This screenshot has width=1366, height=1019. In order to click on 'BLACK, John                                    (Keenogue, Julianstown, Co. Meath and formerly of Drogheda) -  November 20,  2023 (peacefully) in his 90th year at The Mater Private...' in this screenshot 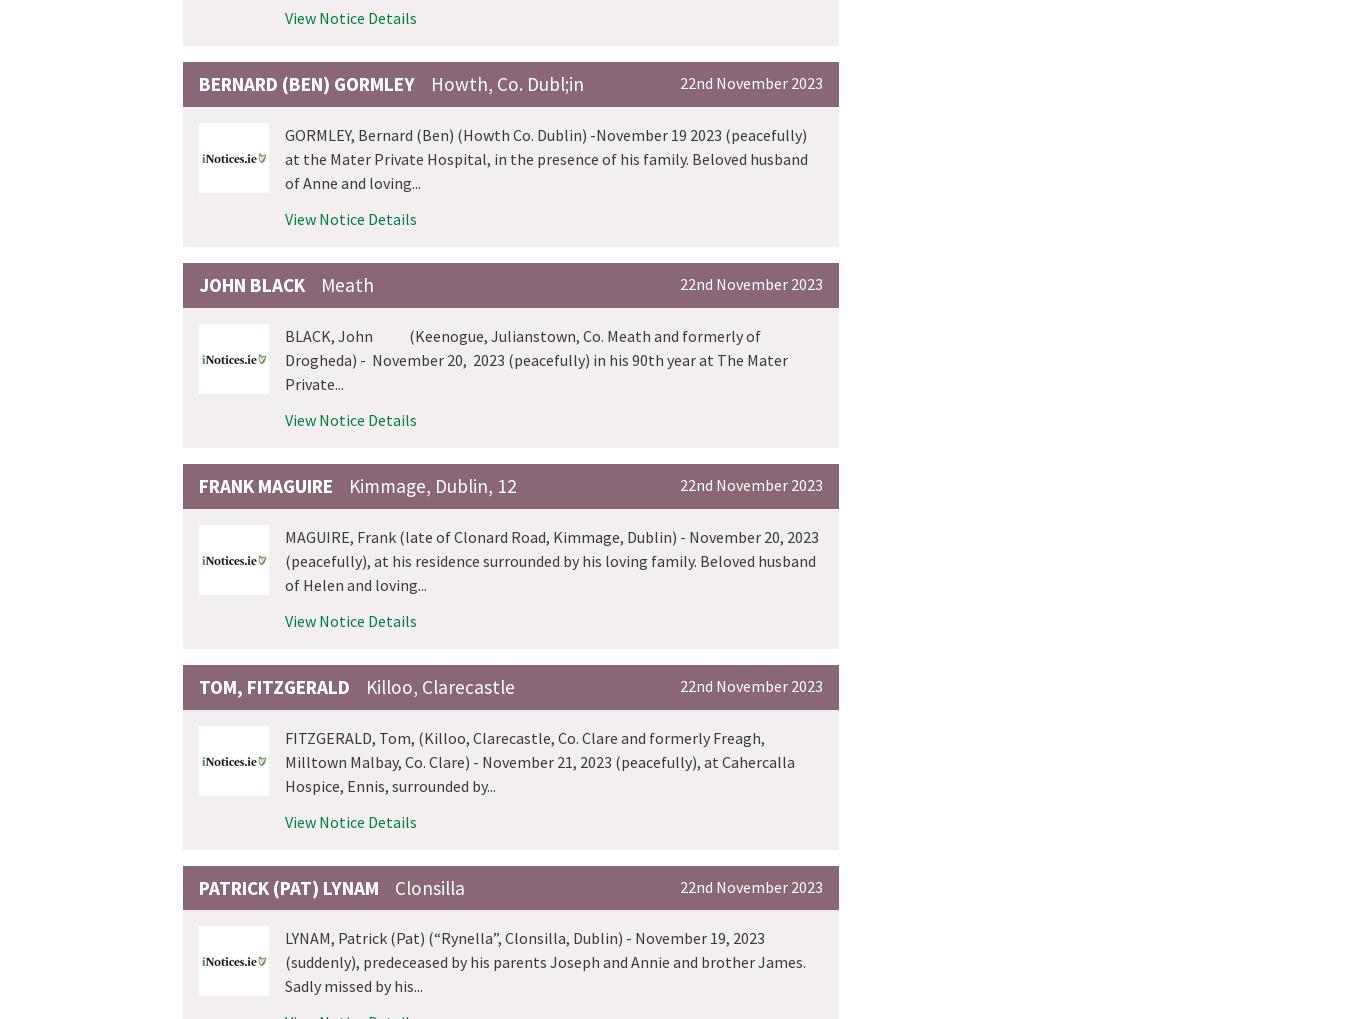, I will do `click(536, 358)`.